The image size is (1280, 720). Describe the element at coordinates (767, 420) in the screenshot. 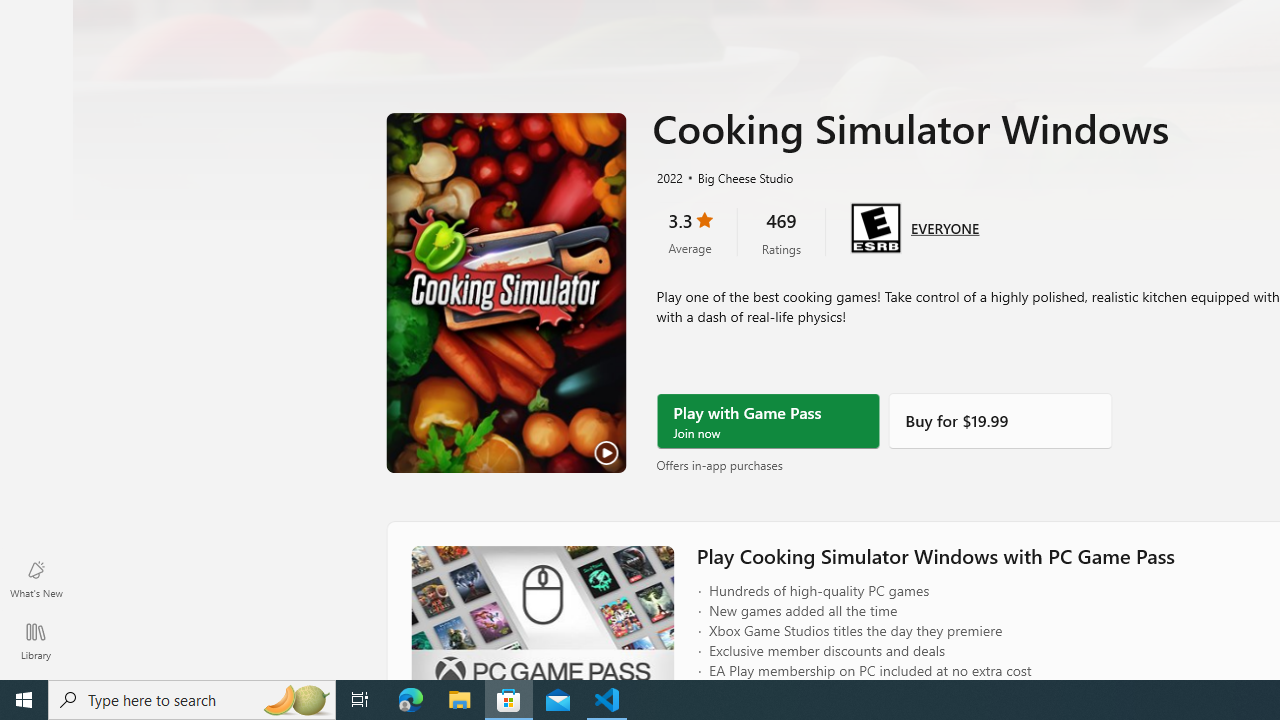

I see `'Play with Game Pass'` at that location.